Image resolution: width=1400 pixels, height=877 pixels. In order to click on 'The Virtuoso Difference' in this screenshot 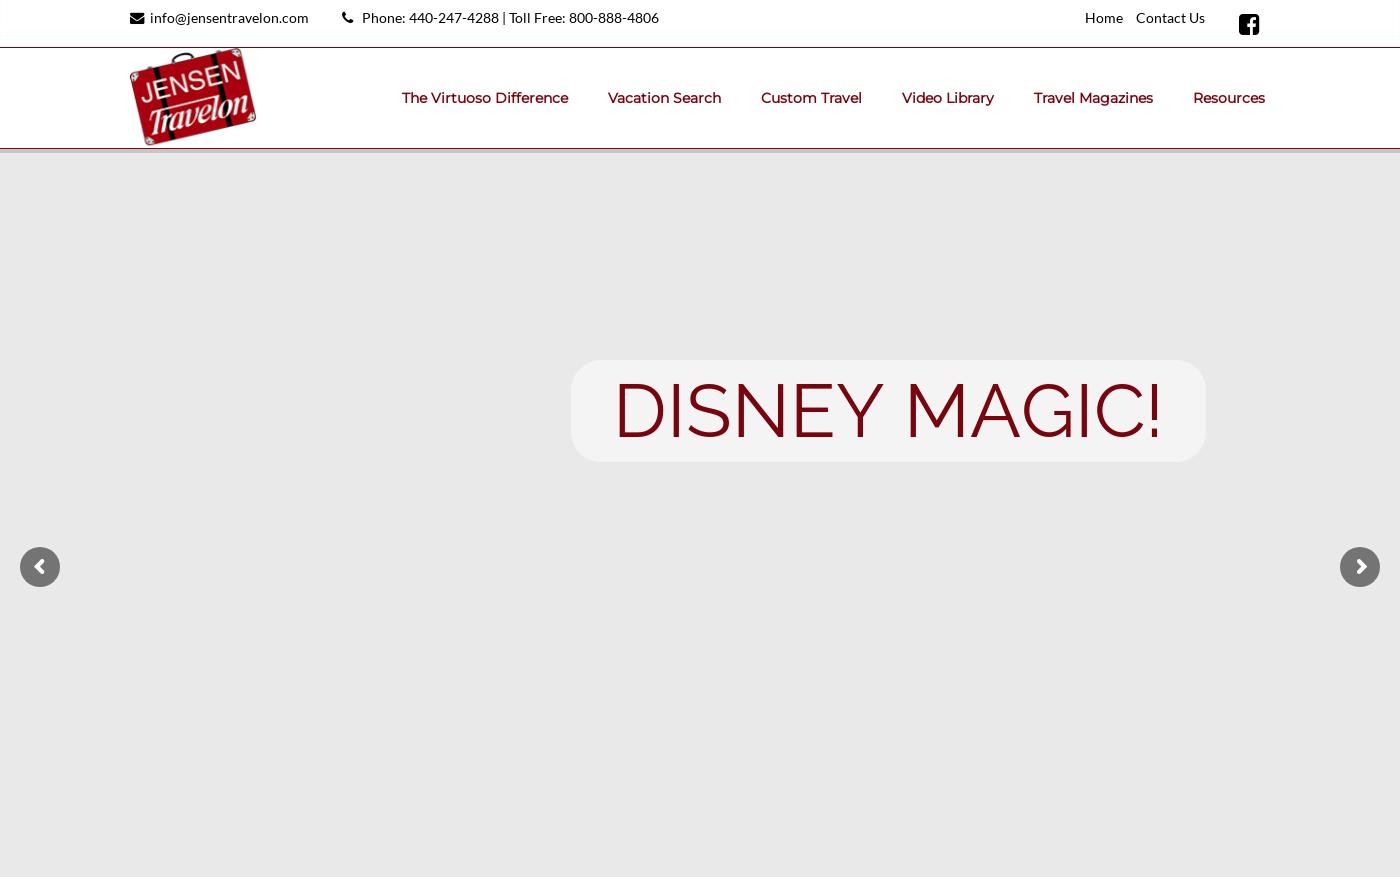, I will do `click(484, 97)`.